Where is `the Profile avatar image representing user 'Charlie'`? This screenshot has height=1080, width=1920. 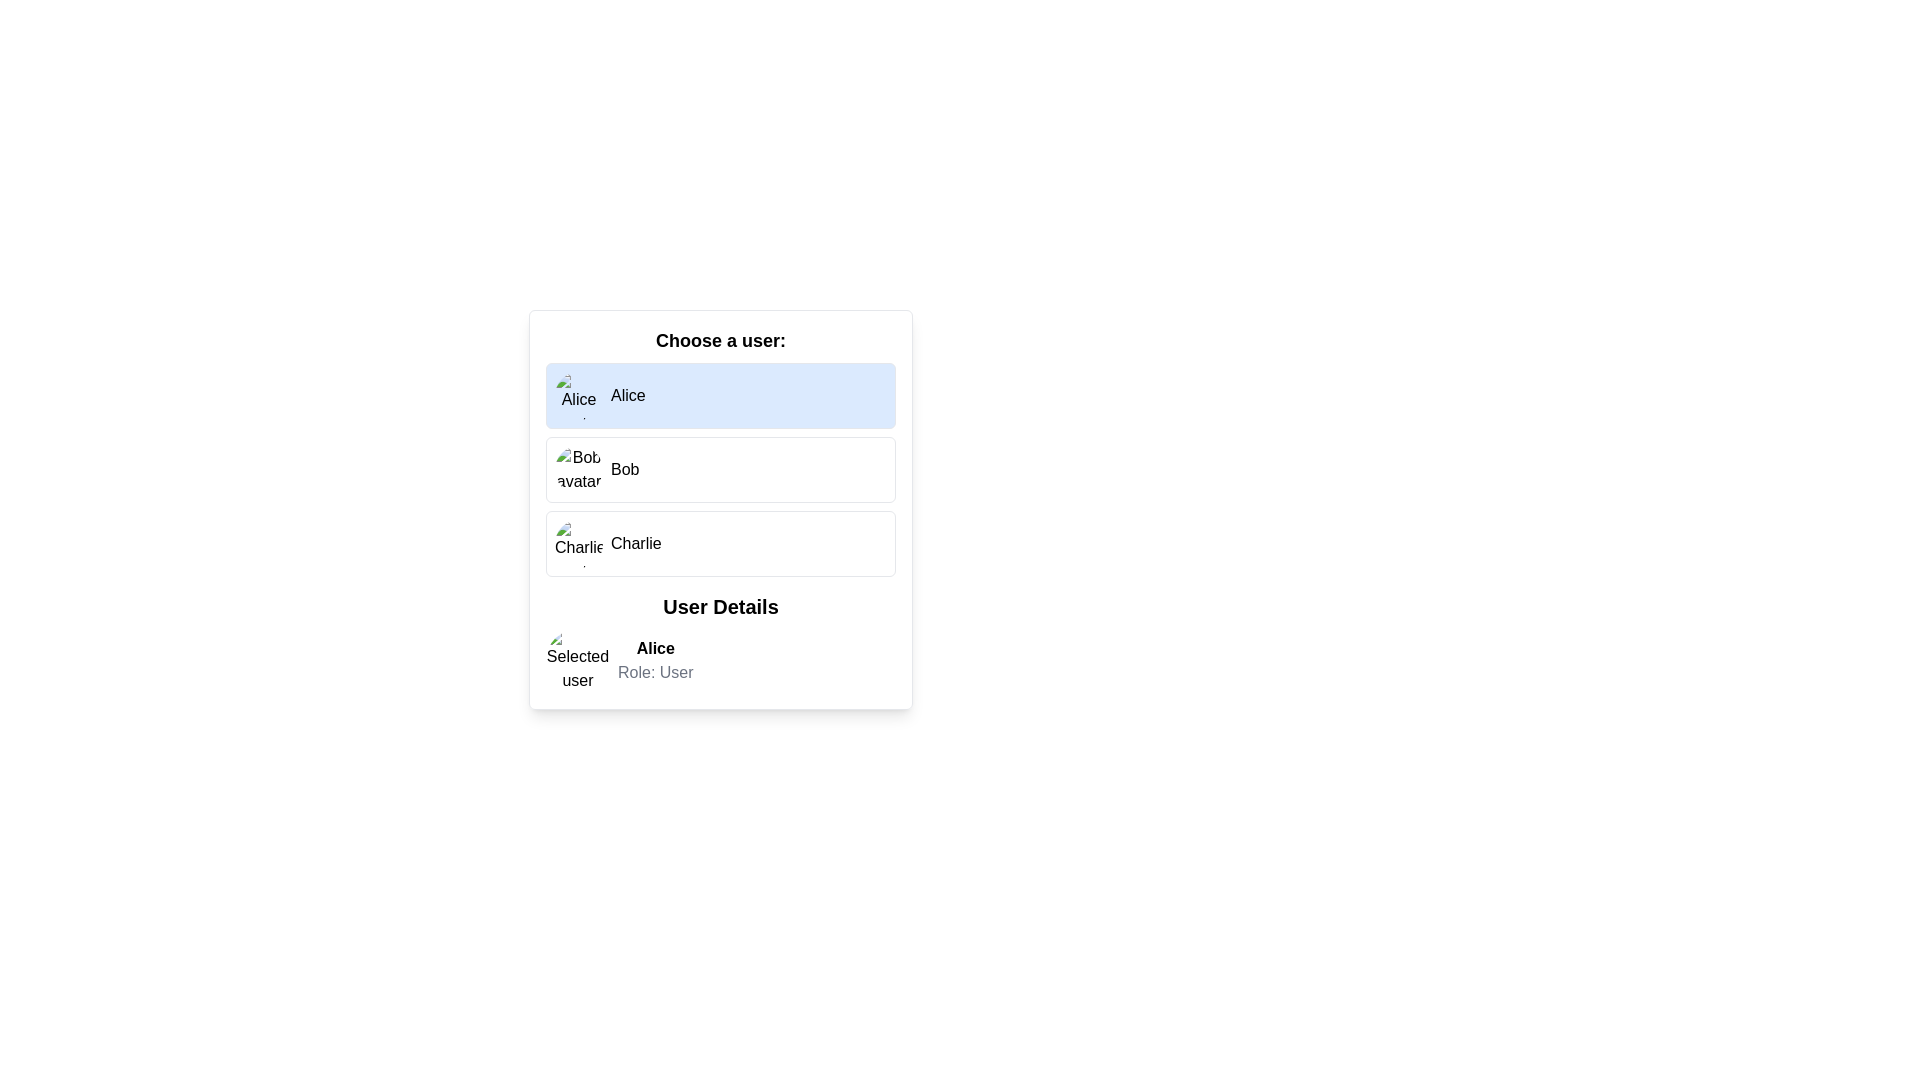 the Profile avatar image representing user 'Charlie' is located at coordinates (578, 543).